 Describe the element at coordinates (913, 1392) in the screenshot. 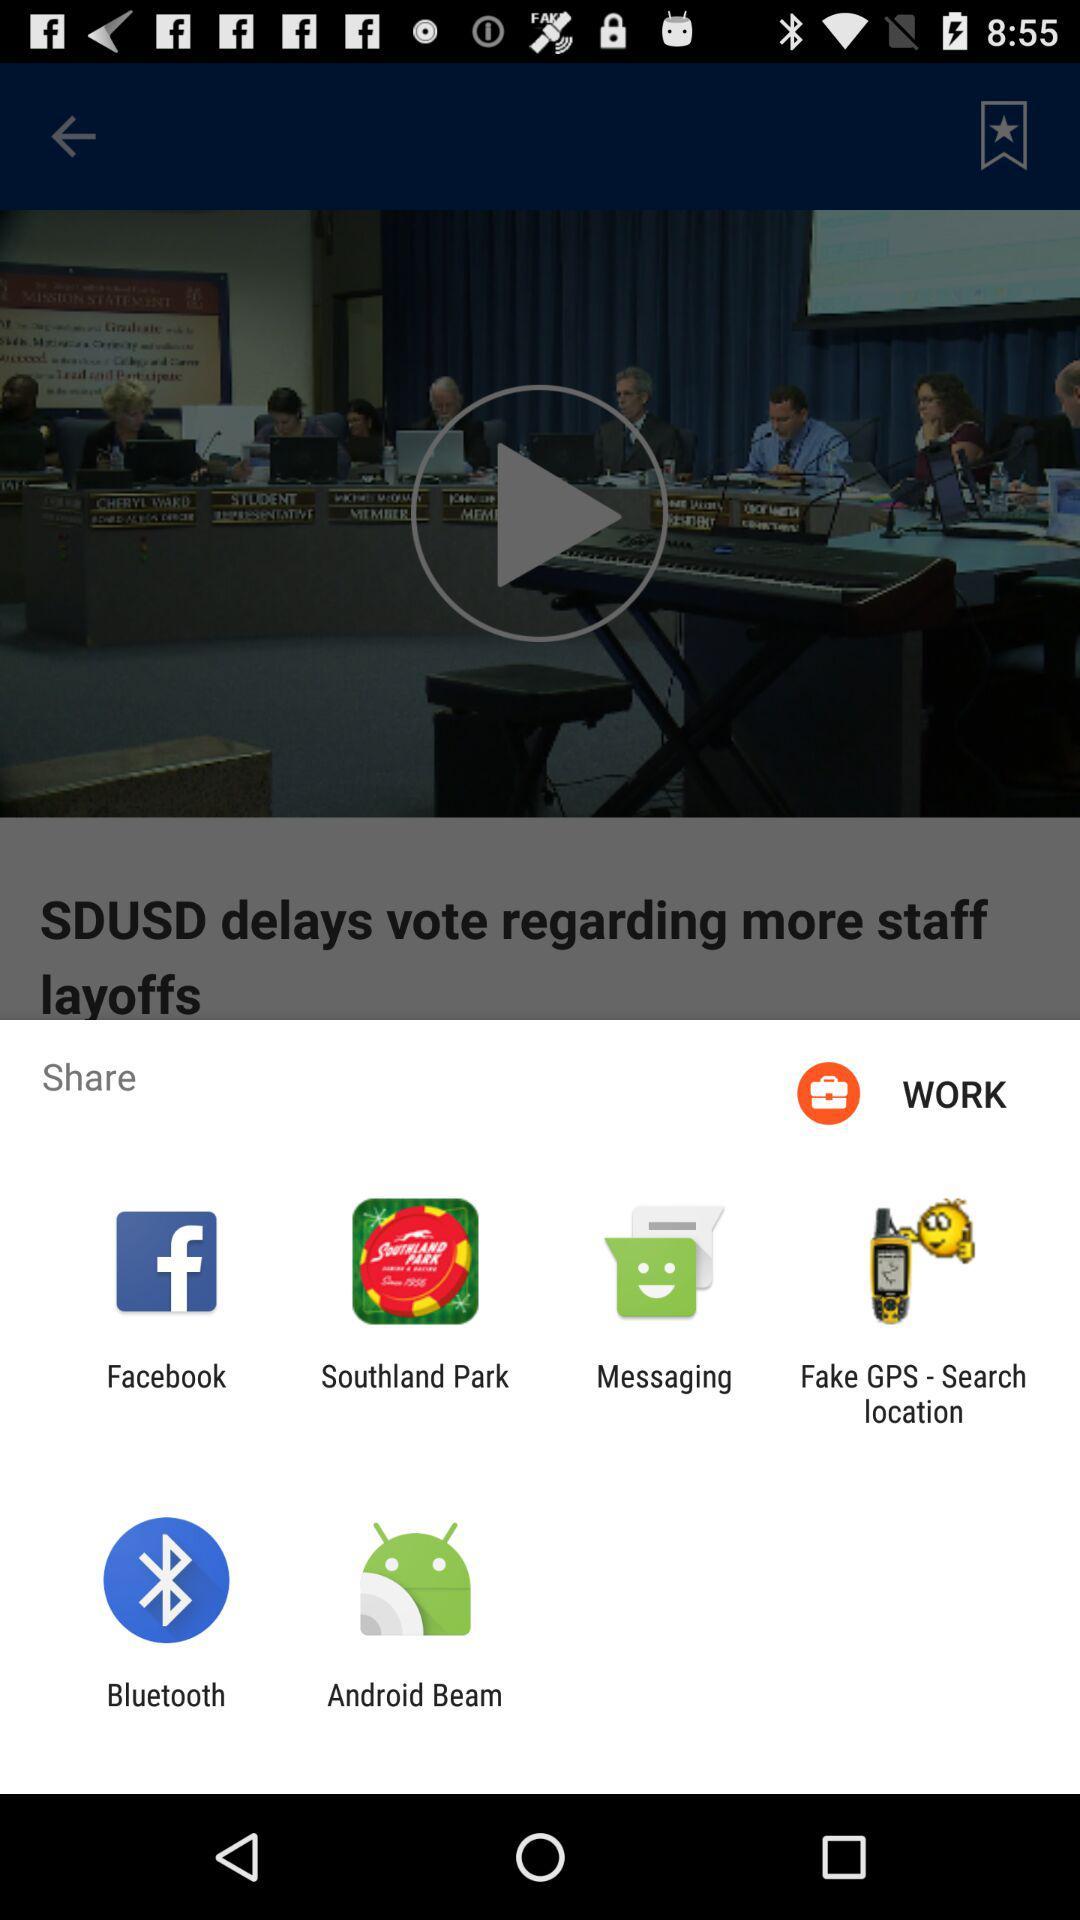

I see `item to the right of messaging` at that location.